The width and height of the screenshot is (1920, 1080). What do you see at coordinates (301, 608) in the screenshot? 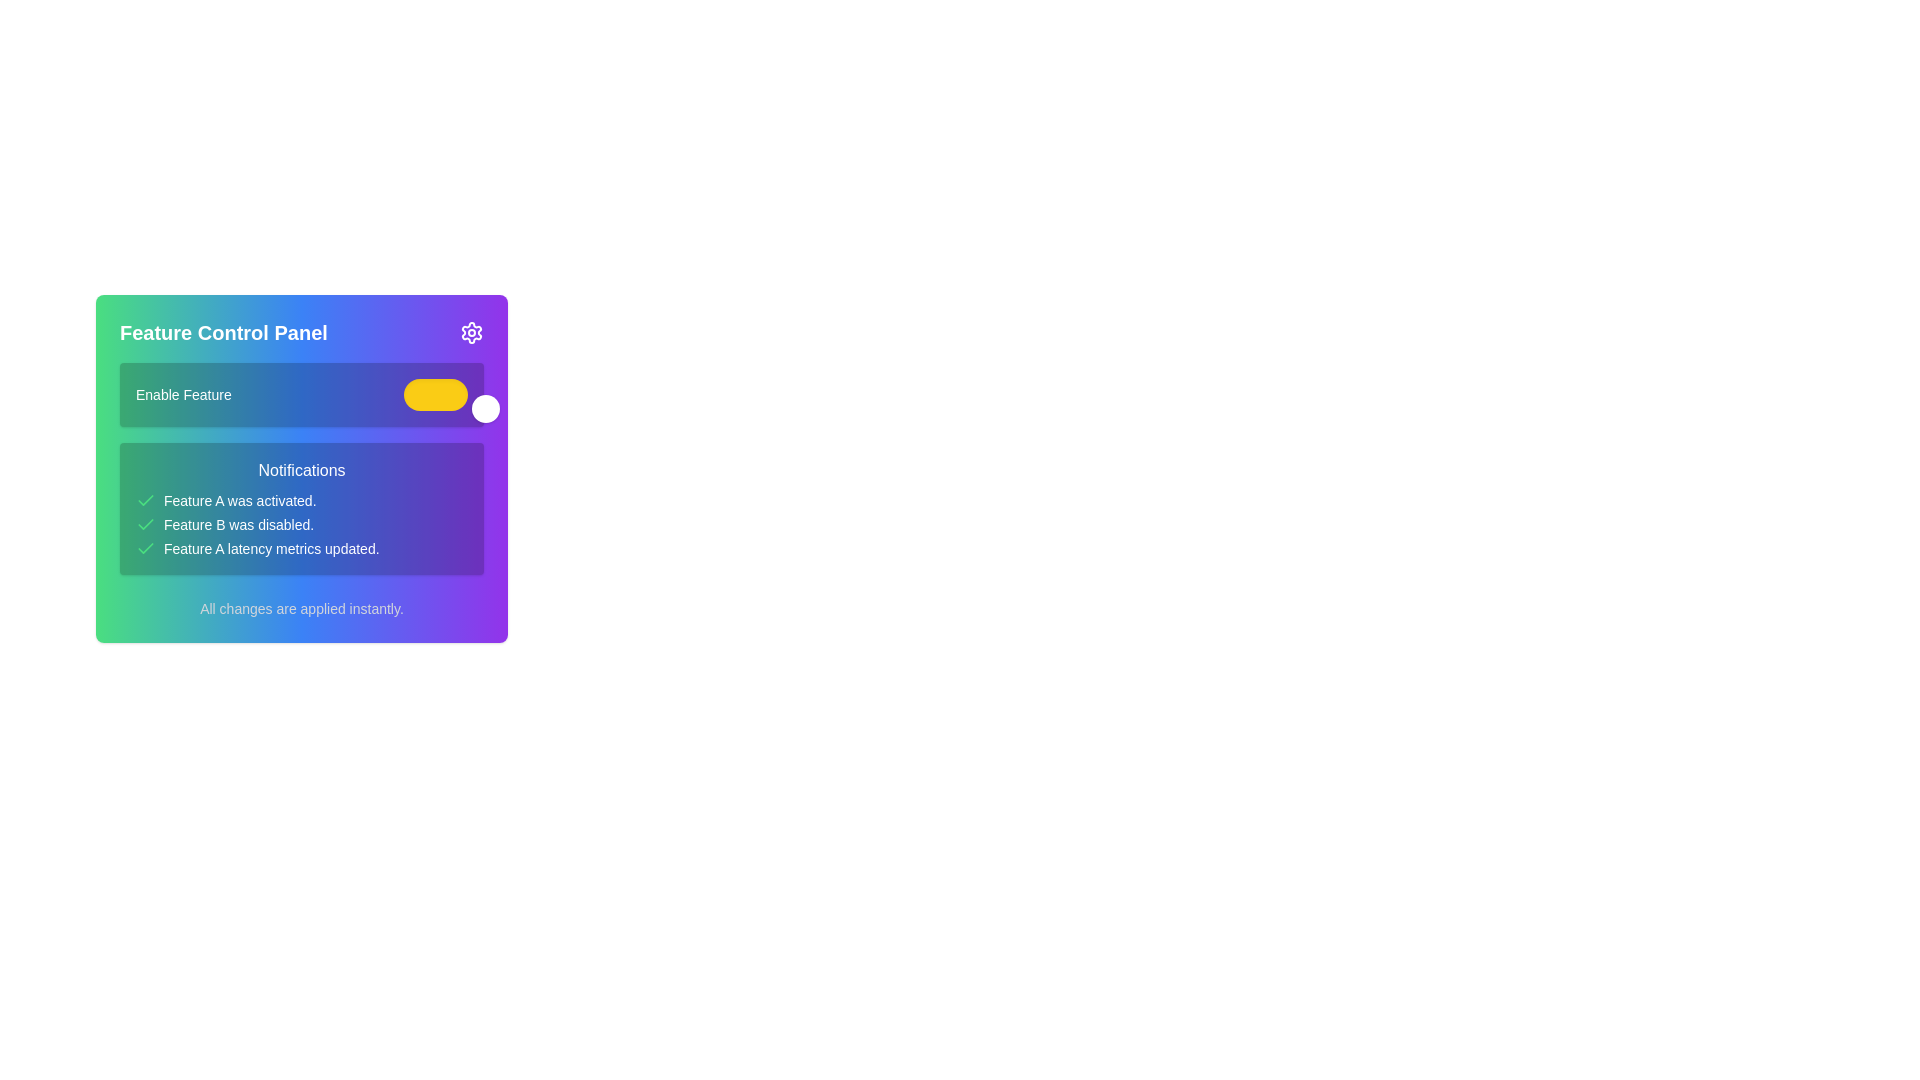
I see `the informational text label reading 'All changes are applied instantly.' located at the bottom center of the card-like panel` at bounding box center [301, 608].